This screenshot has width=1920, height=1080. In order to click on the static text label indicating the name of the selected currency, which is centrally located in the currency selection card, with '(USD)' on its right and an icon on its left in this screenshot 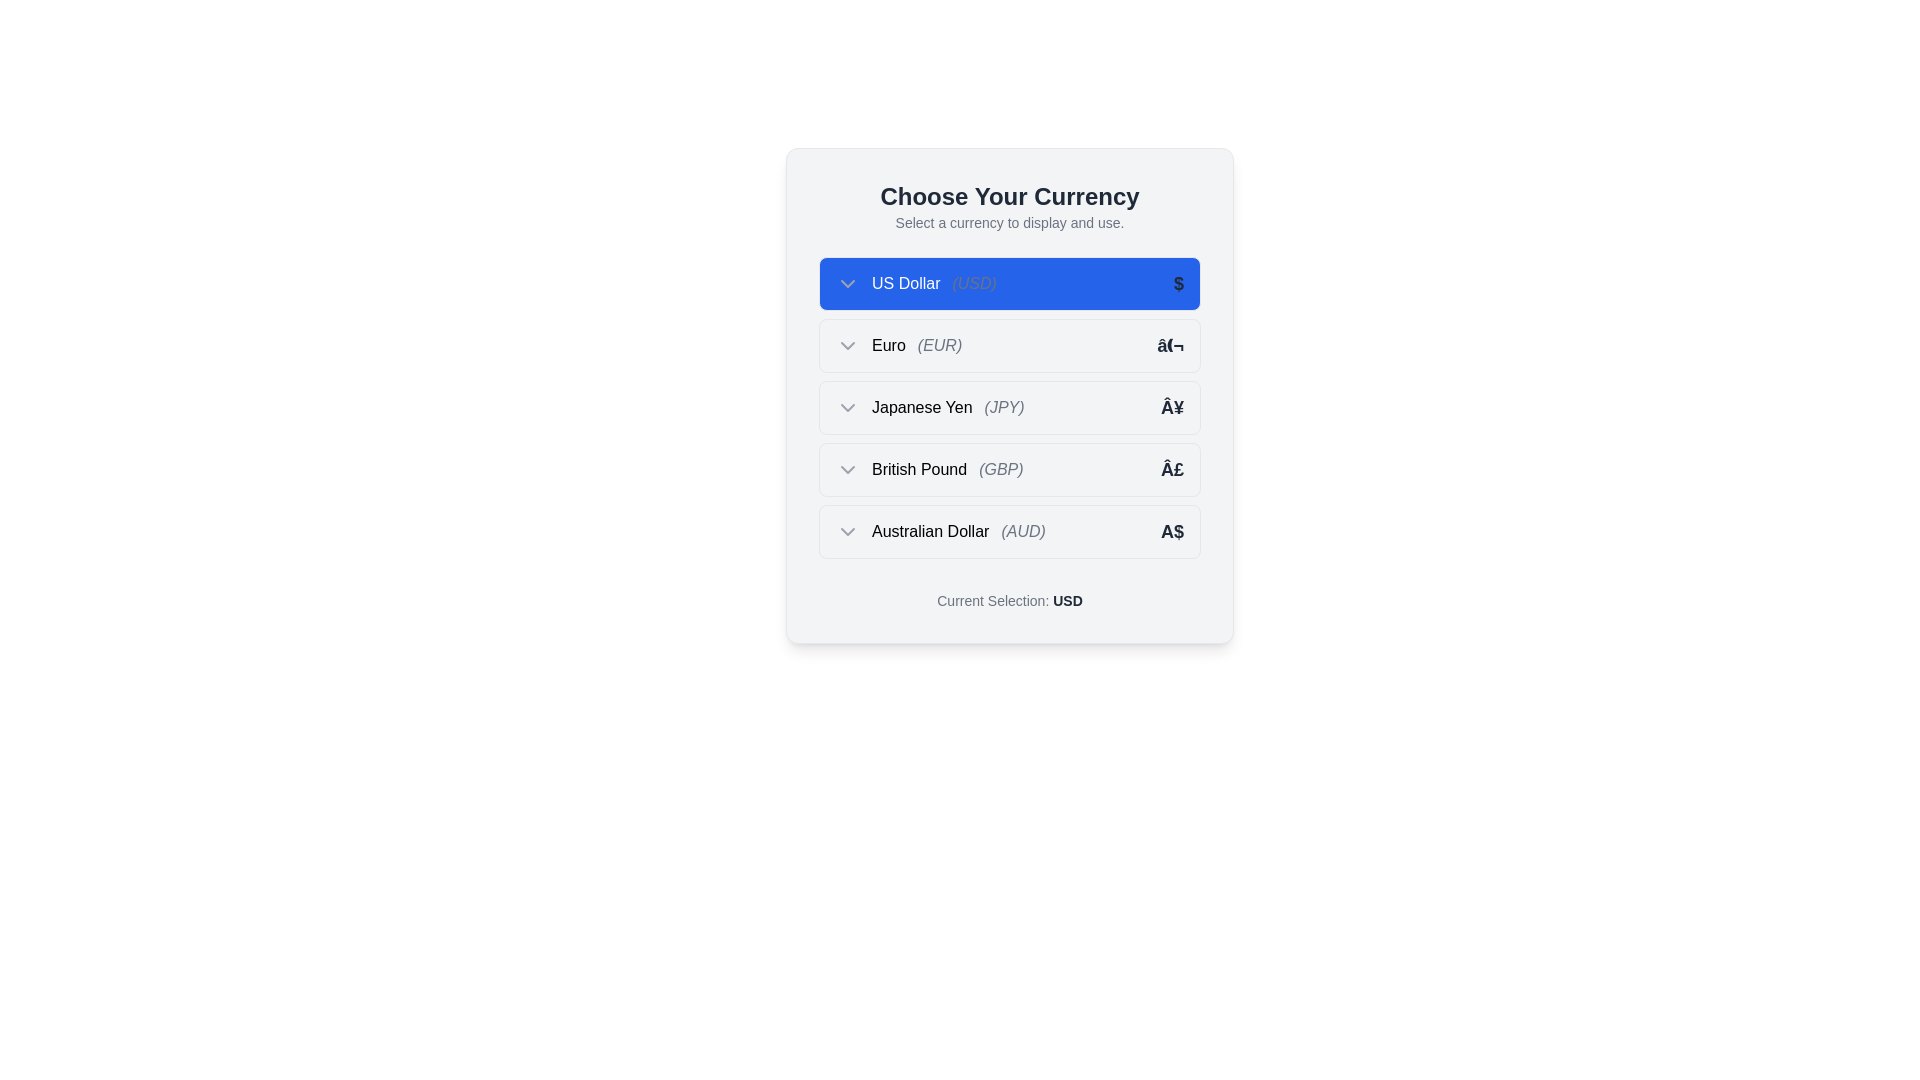, I will do `click(905, 284)`.